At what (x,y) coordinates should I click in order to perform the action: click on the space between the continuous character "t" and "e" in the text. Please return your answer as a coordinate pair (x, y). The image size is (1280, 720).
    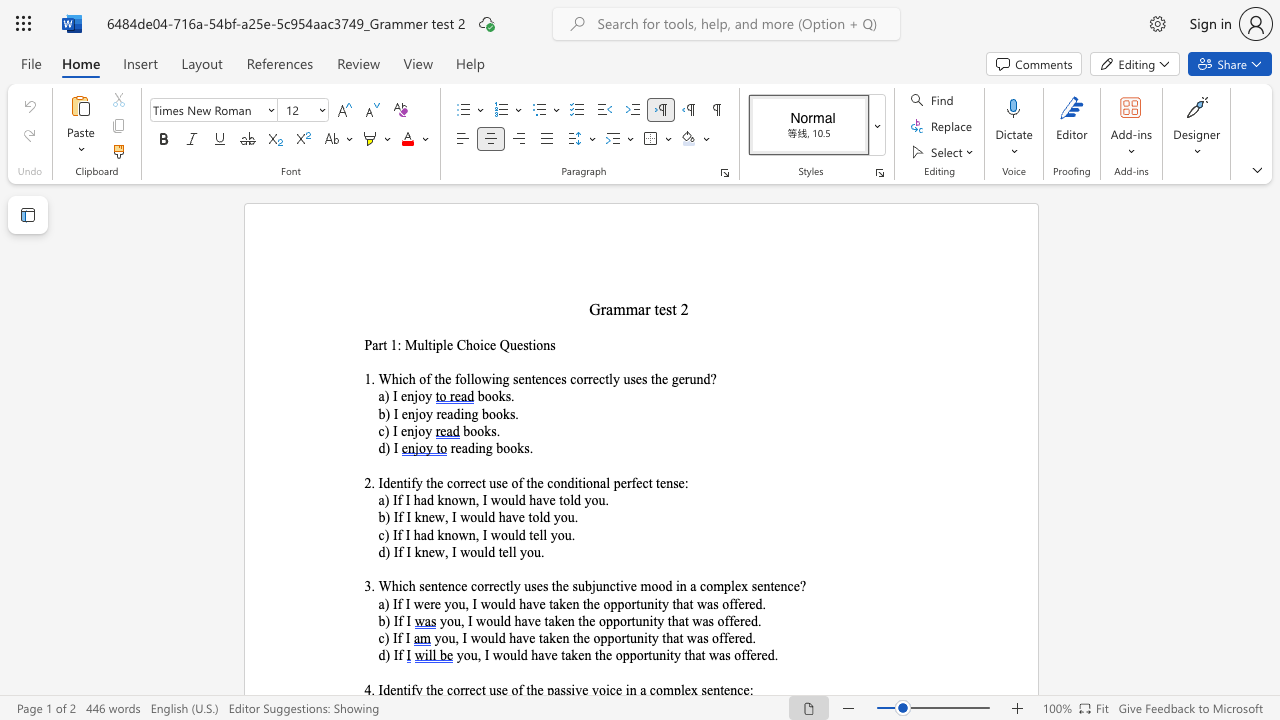
    Looking at the image, I should click on (659, 309).